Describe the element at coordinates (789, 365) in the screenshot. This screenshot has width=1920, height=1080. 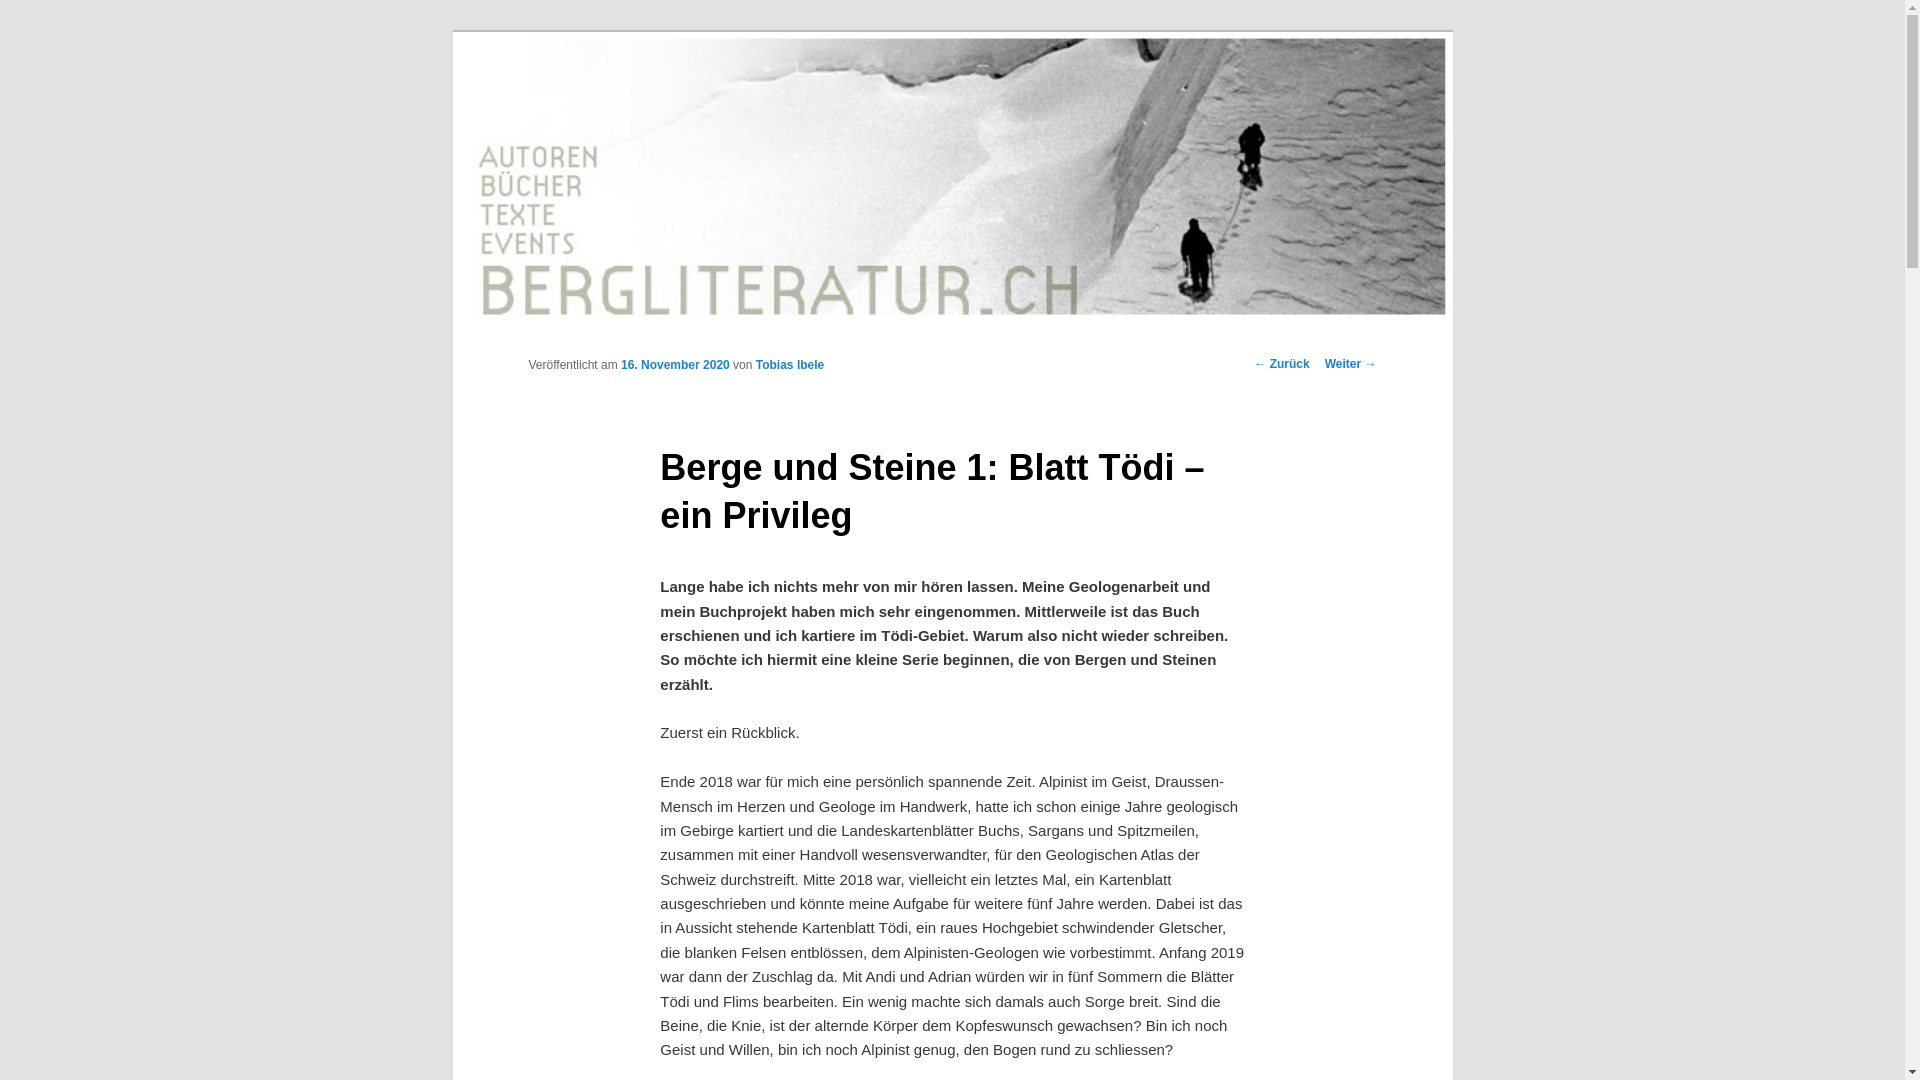
I see `'Tobias Ibele'` at that location.